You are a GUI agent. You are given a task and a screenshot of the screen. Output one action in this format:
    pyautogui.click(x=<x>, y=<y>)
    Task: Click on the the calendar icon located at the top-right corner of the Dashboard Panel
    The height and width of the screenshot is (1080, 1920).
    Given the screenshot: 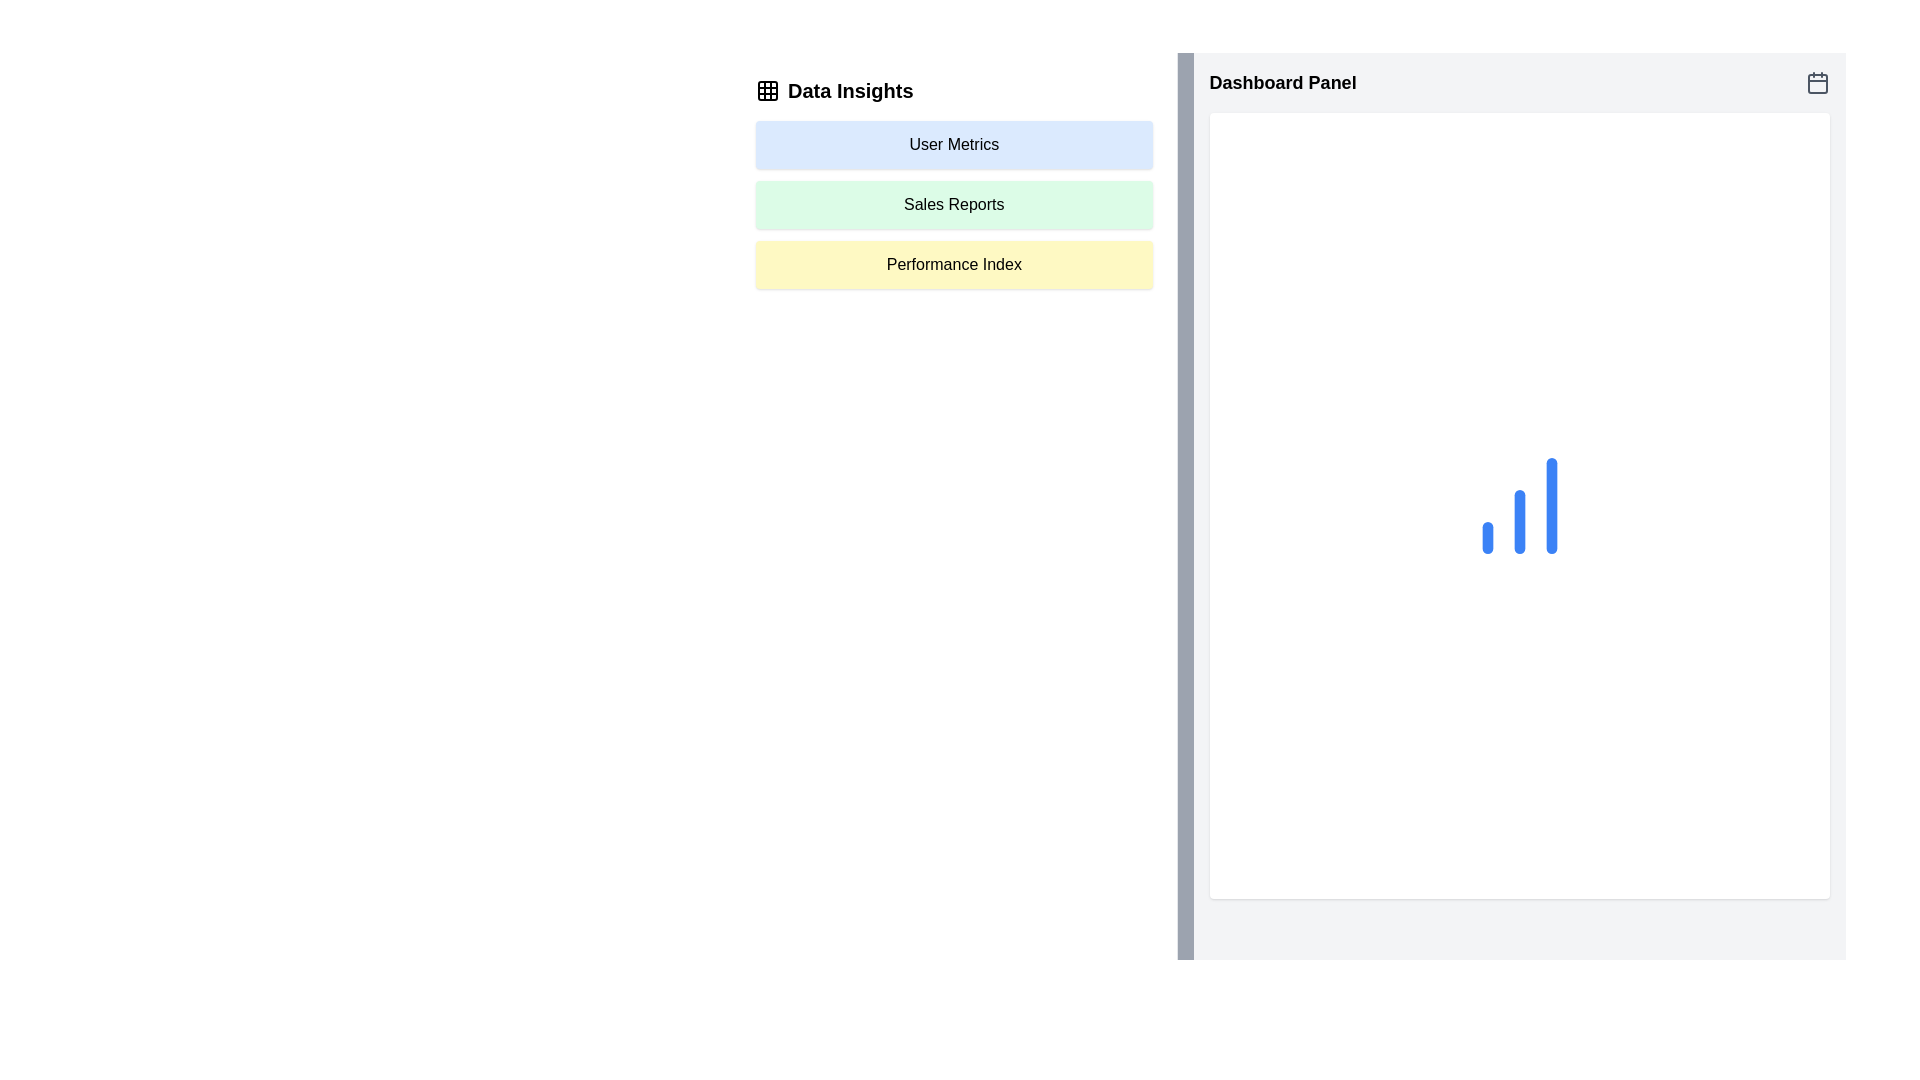 What is the action you would take?
    pyautogui.click(x=1818, y=82)
    